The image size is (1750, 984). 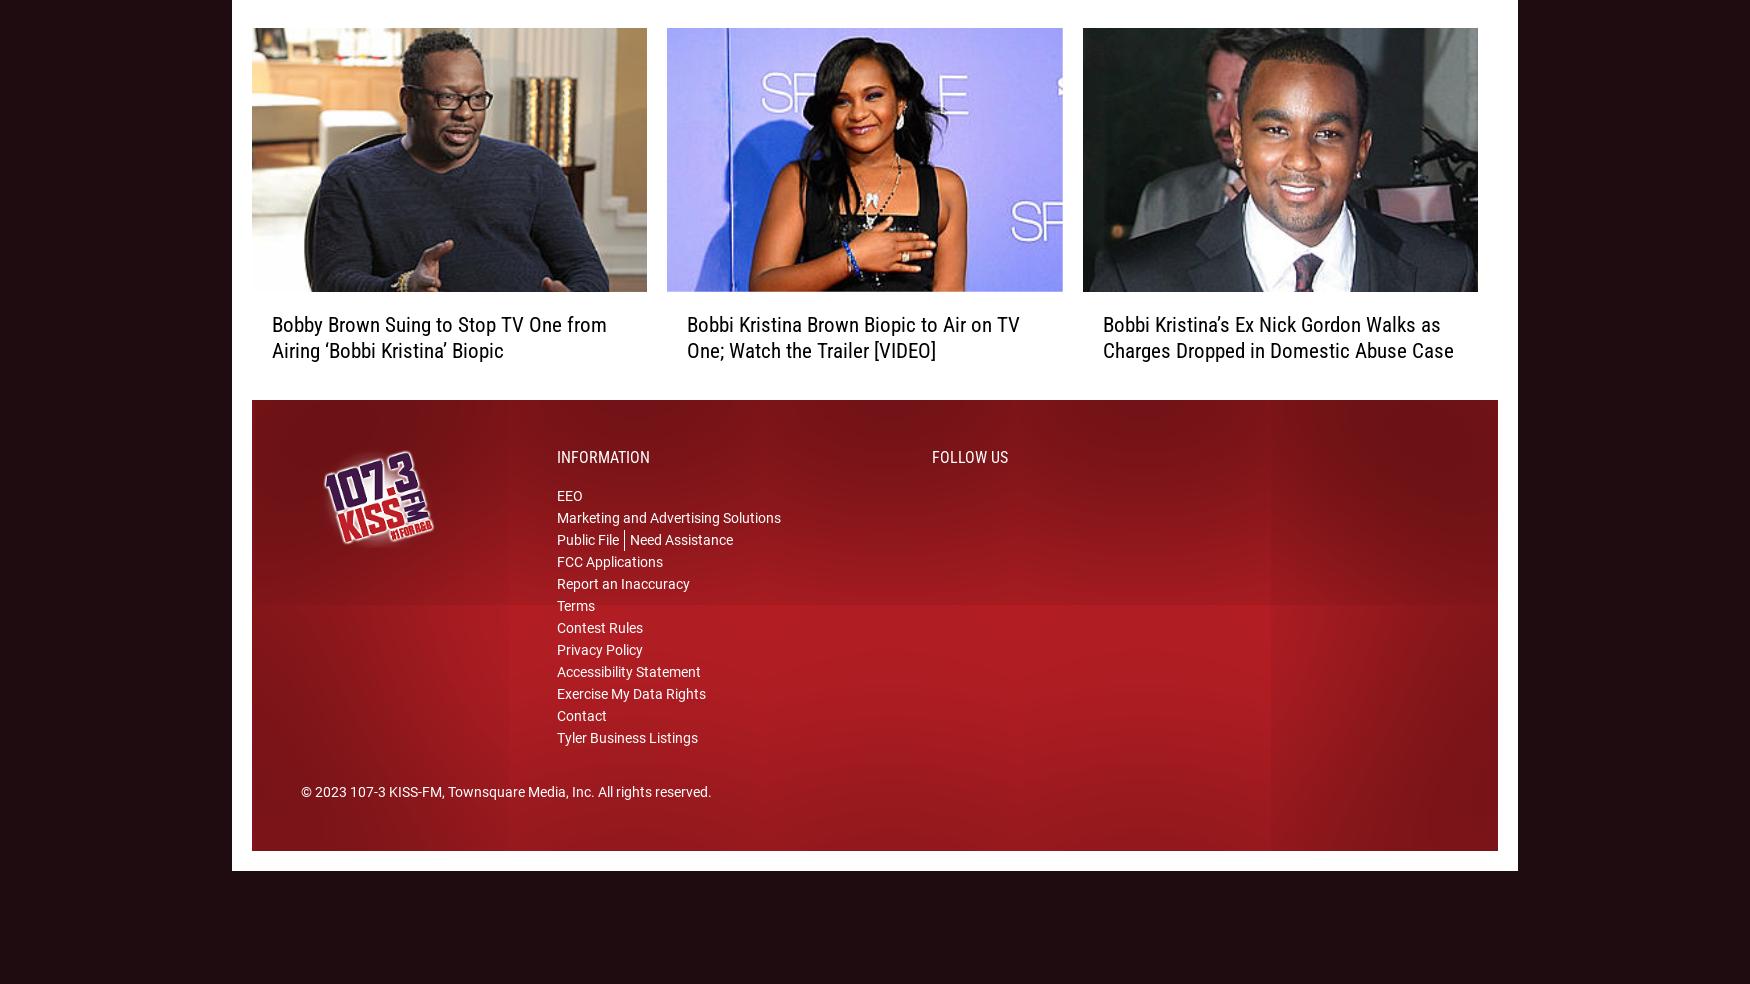 I want to click on ', Townsquare Media, Inc', so click(x=515, y=816).